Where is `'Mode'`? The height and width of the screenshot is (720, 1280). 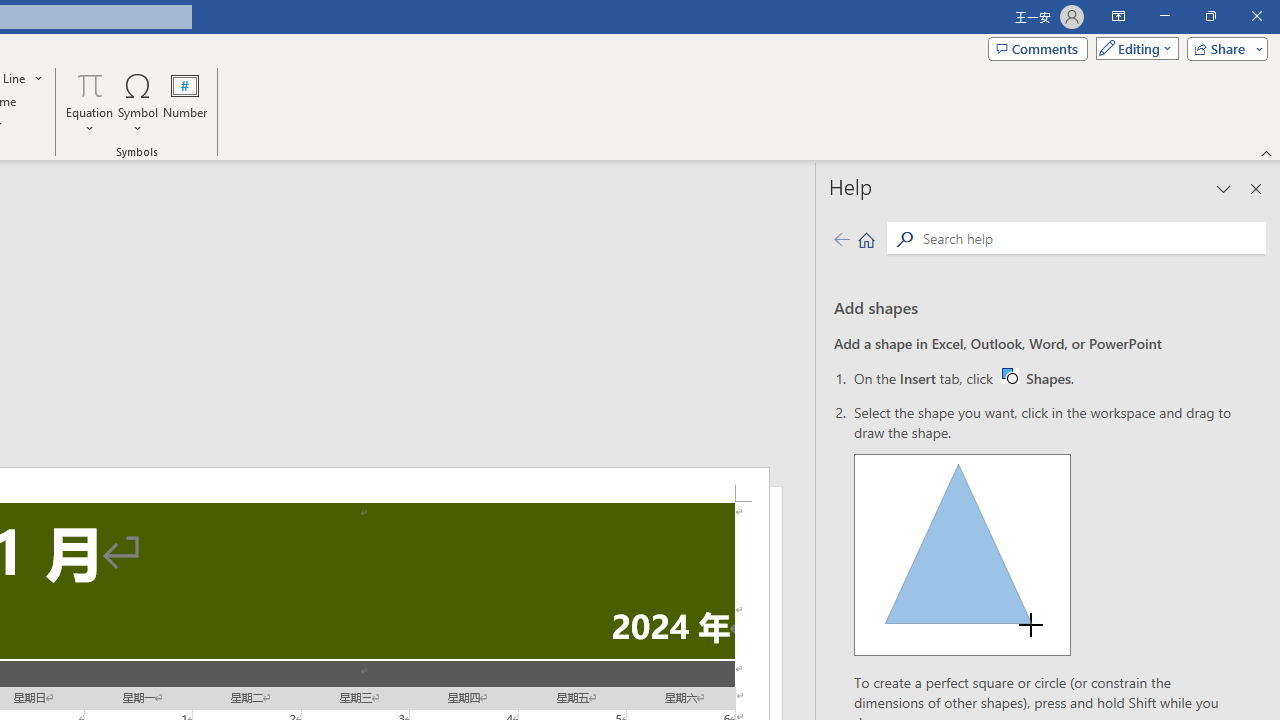 'Mode' is located at coordinates (1133, 47).